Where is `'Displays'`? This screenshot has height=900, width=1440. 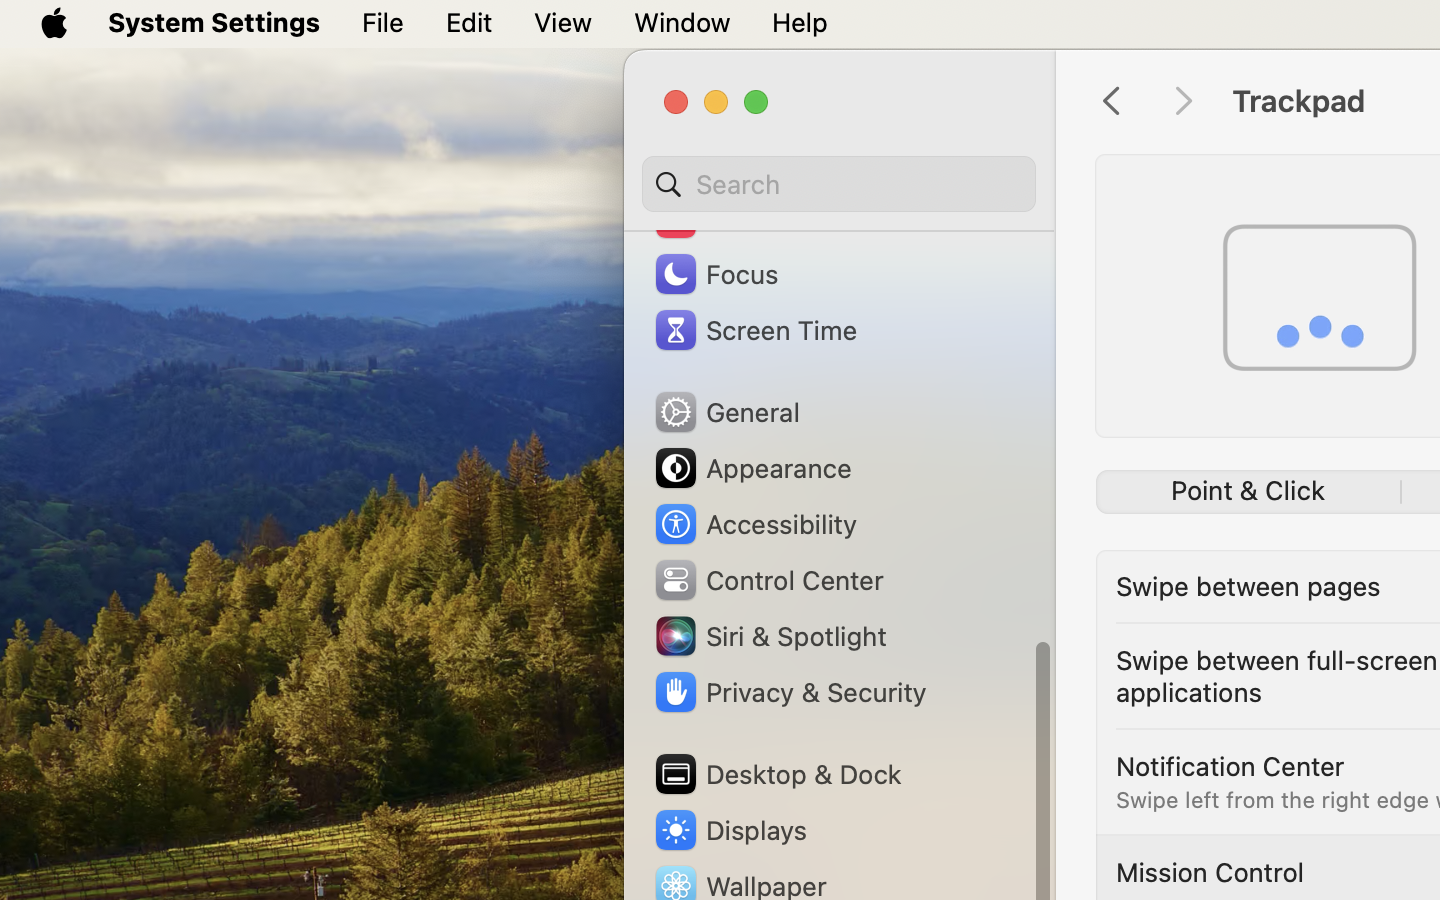
'Displays' is located at coordinates (728, 829).